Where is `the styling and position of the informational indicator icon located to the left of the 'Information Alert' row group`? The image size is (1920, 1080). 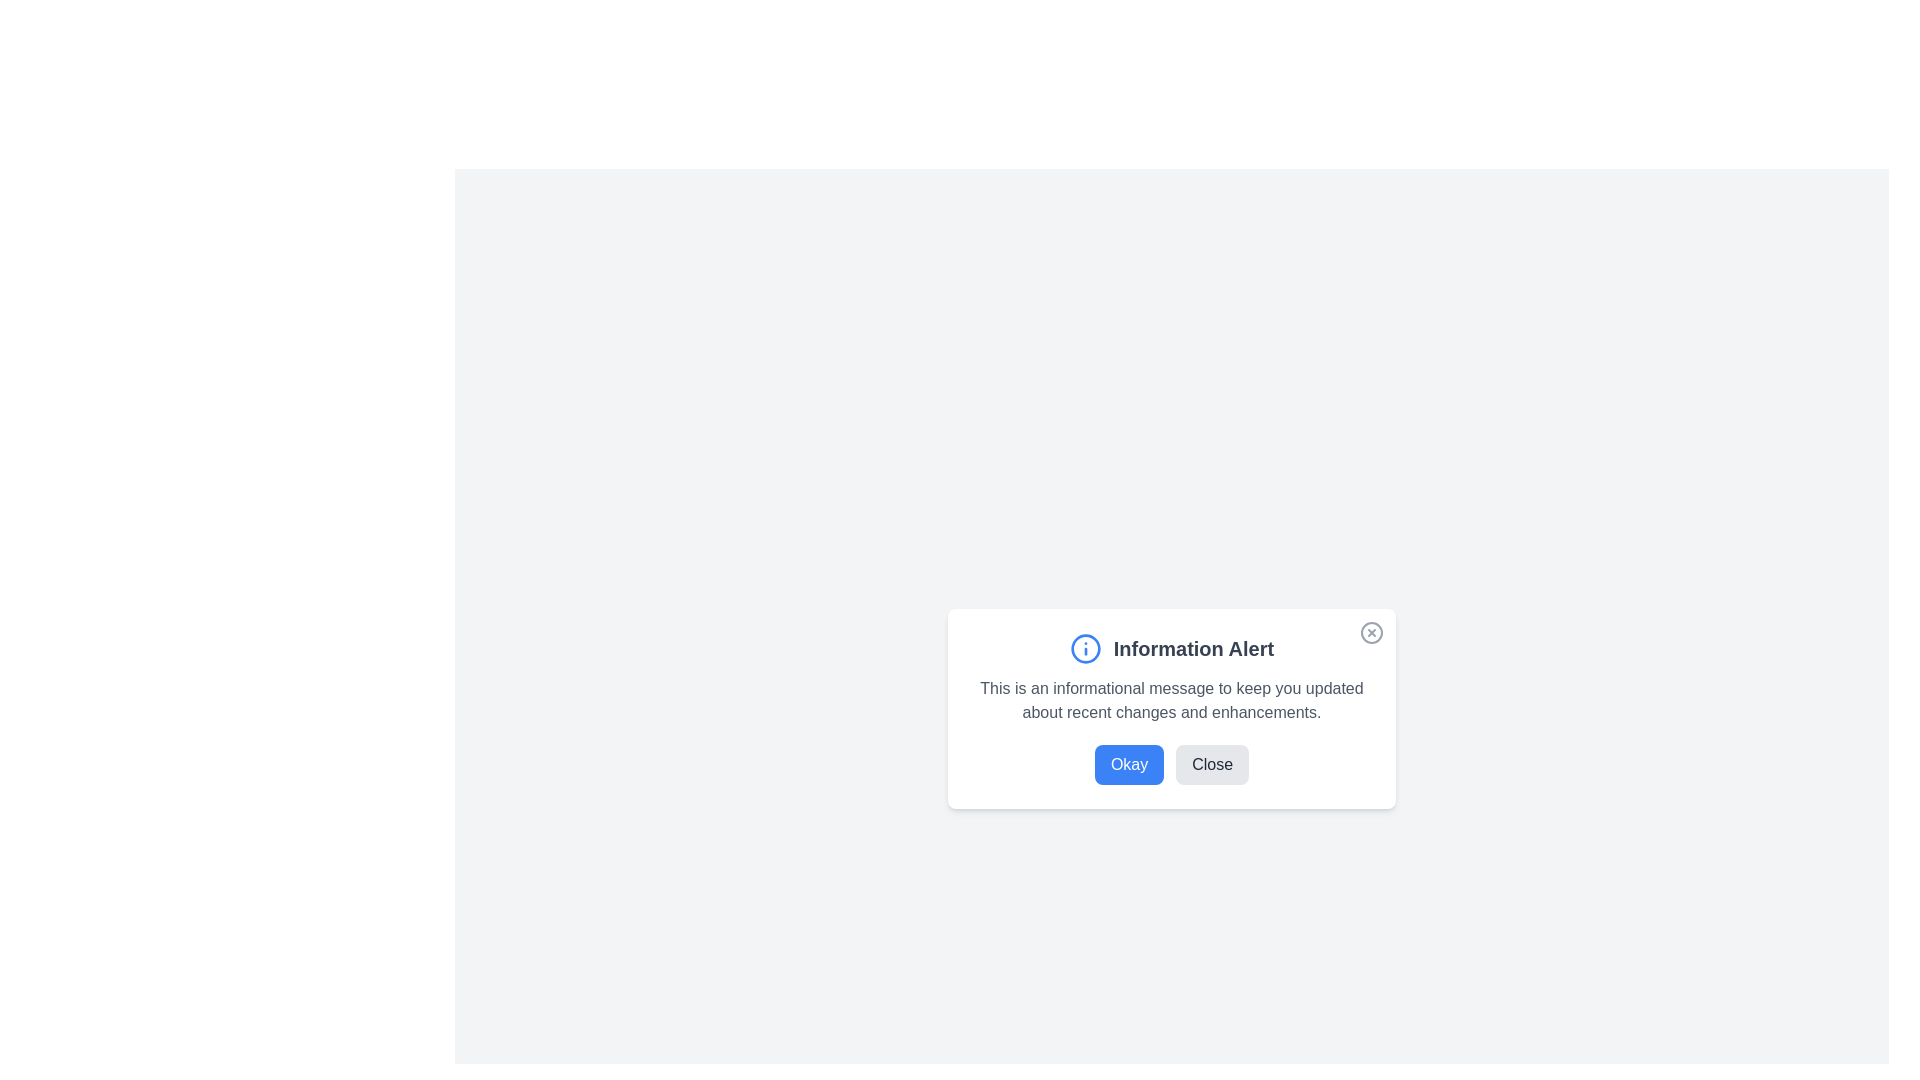
the styling and position of the informational indicator icon located to the left of the 'Information Alert' row group is located at coordinates (1084, 648).